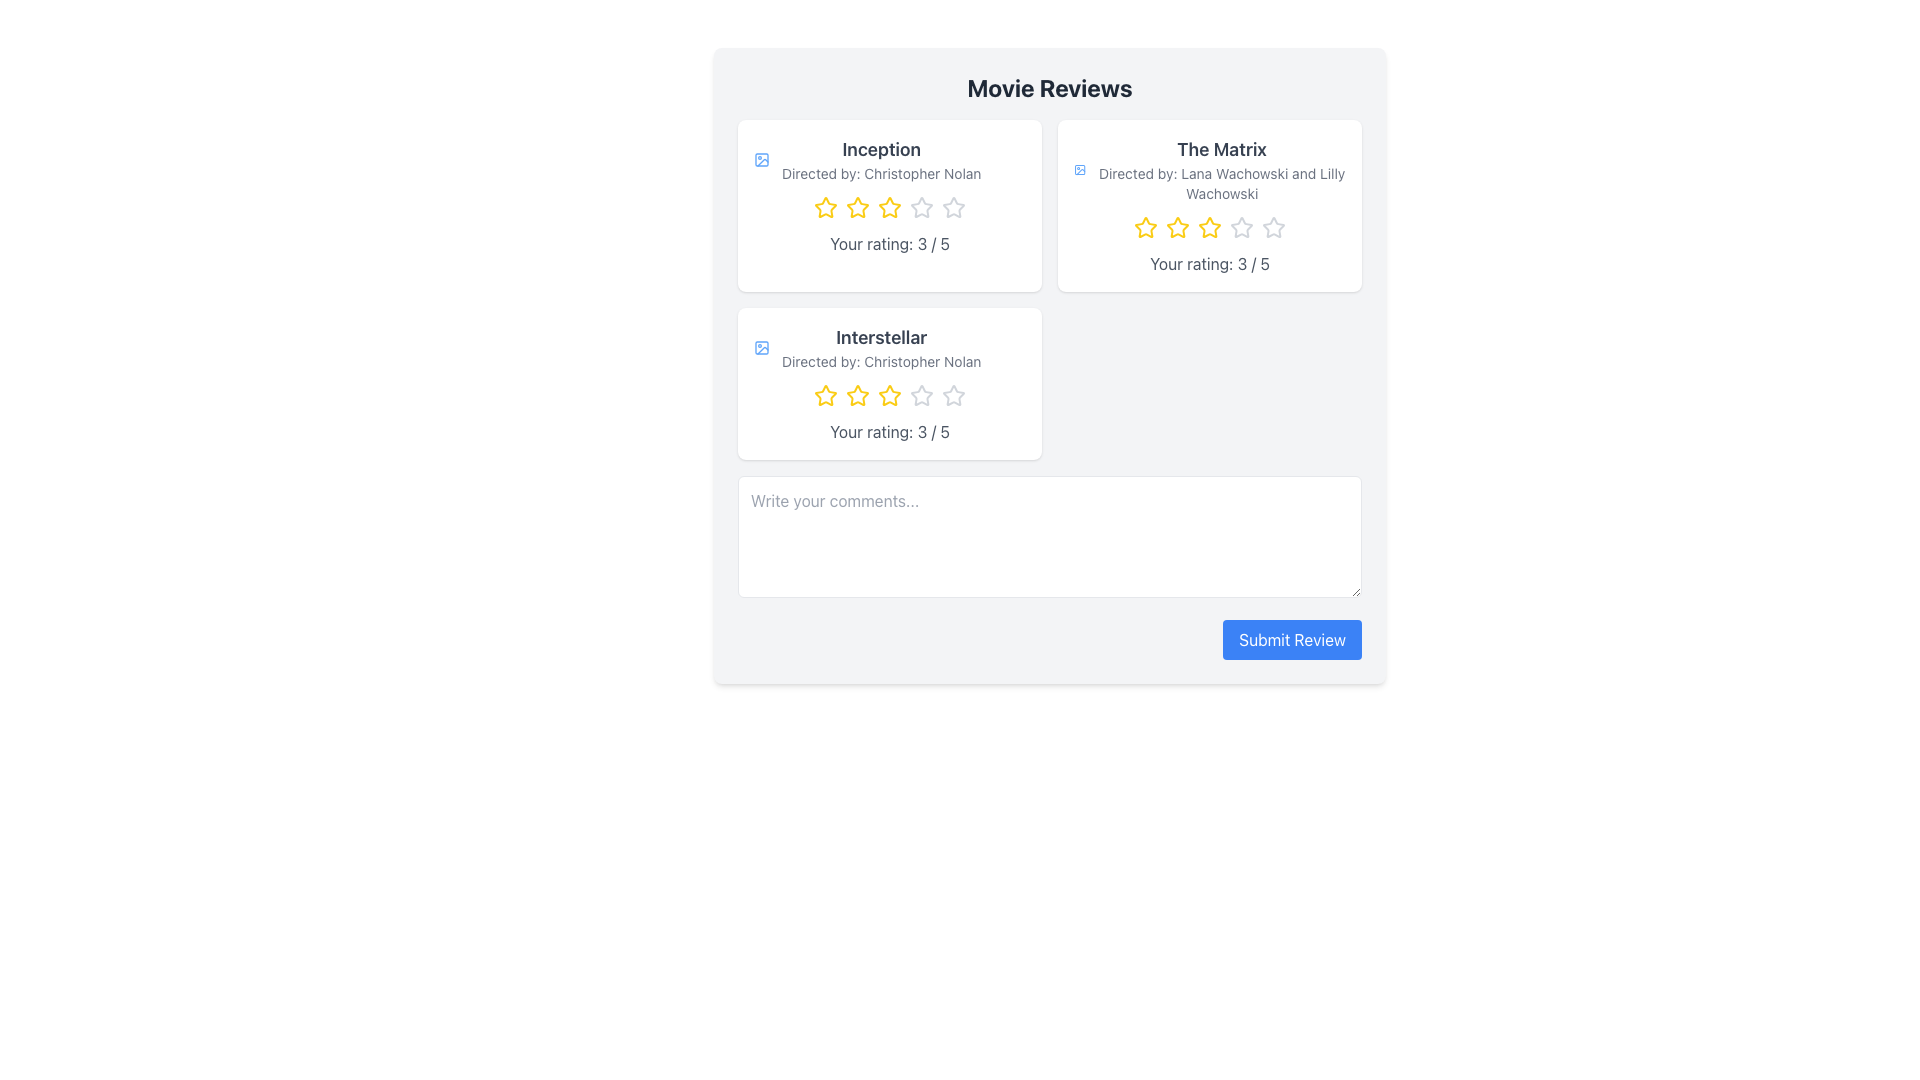 This screenshot has width=1920, height=1080. I want to click on the small blue photo image icon located at the top left corner of 'The Matrix' card, so click(1079, 168).